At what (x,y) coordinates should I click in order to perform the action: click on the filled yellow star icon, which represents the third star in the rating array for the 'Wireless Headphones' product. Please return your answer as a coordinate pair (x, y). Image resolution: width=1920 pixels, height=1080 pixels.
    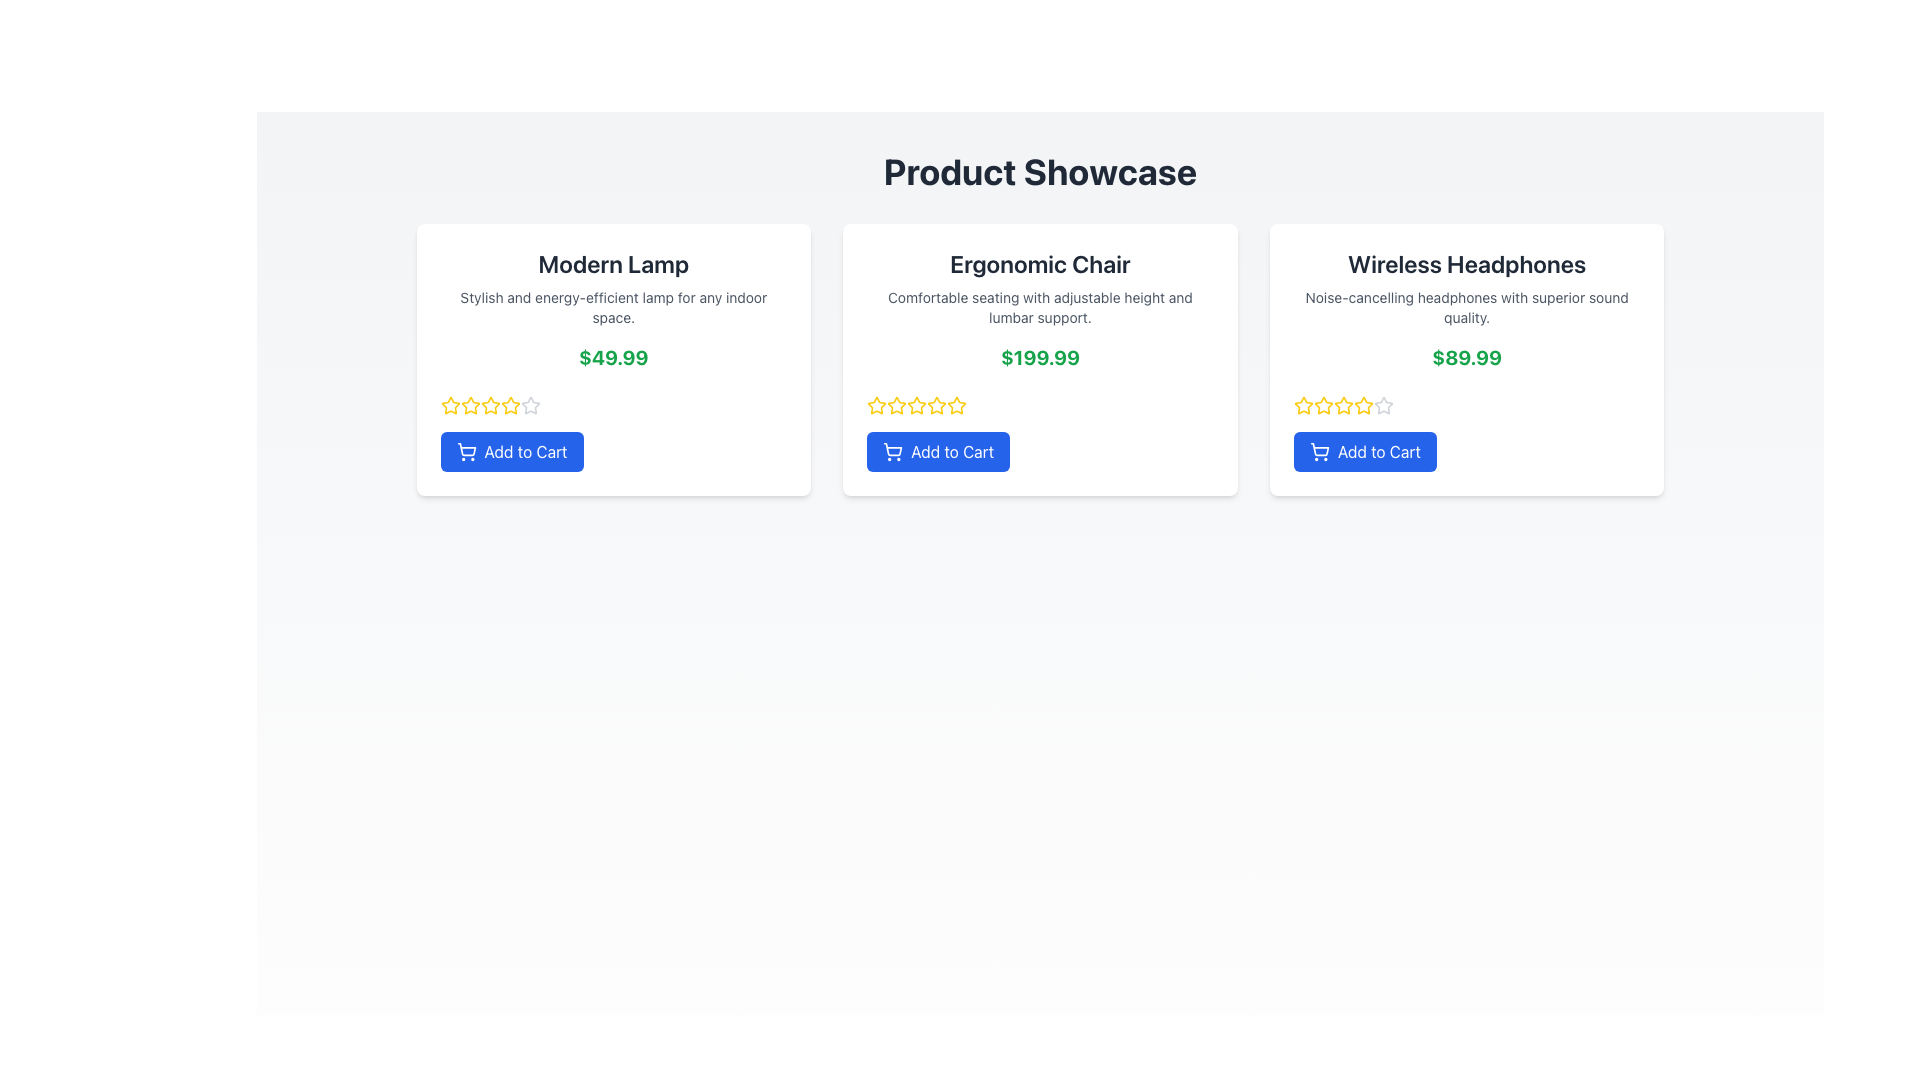
    Looking at the image, I should click on (1343, 405).